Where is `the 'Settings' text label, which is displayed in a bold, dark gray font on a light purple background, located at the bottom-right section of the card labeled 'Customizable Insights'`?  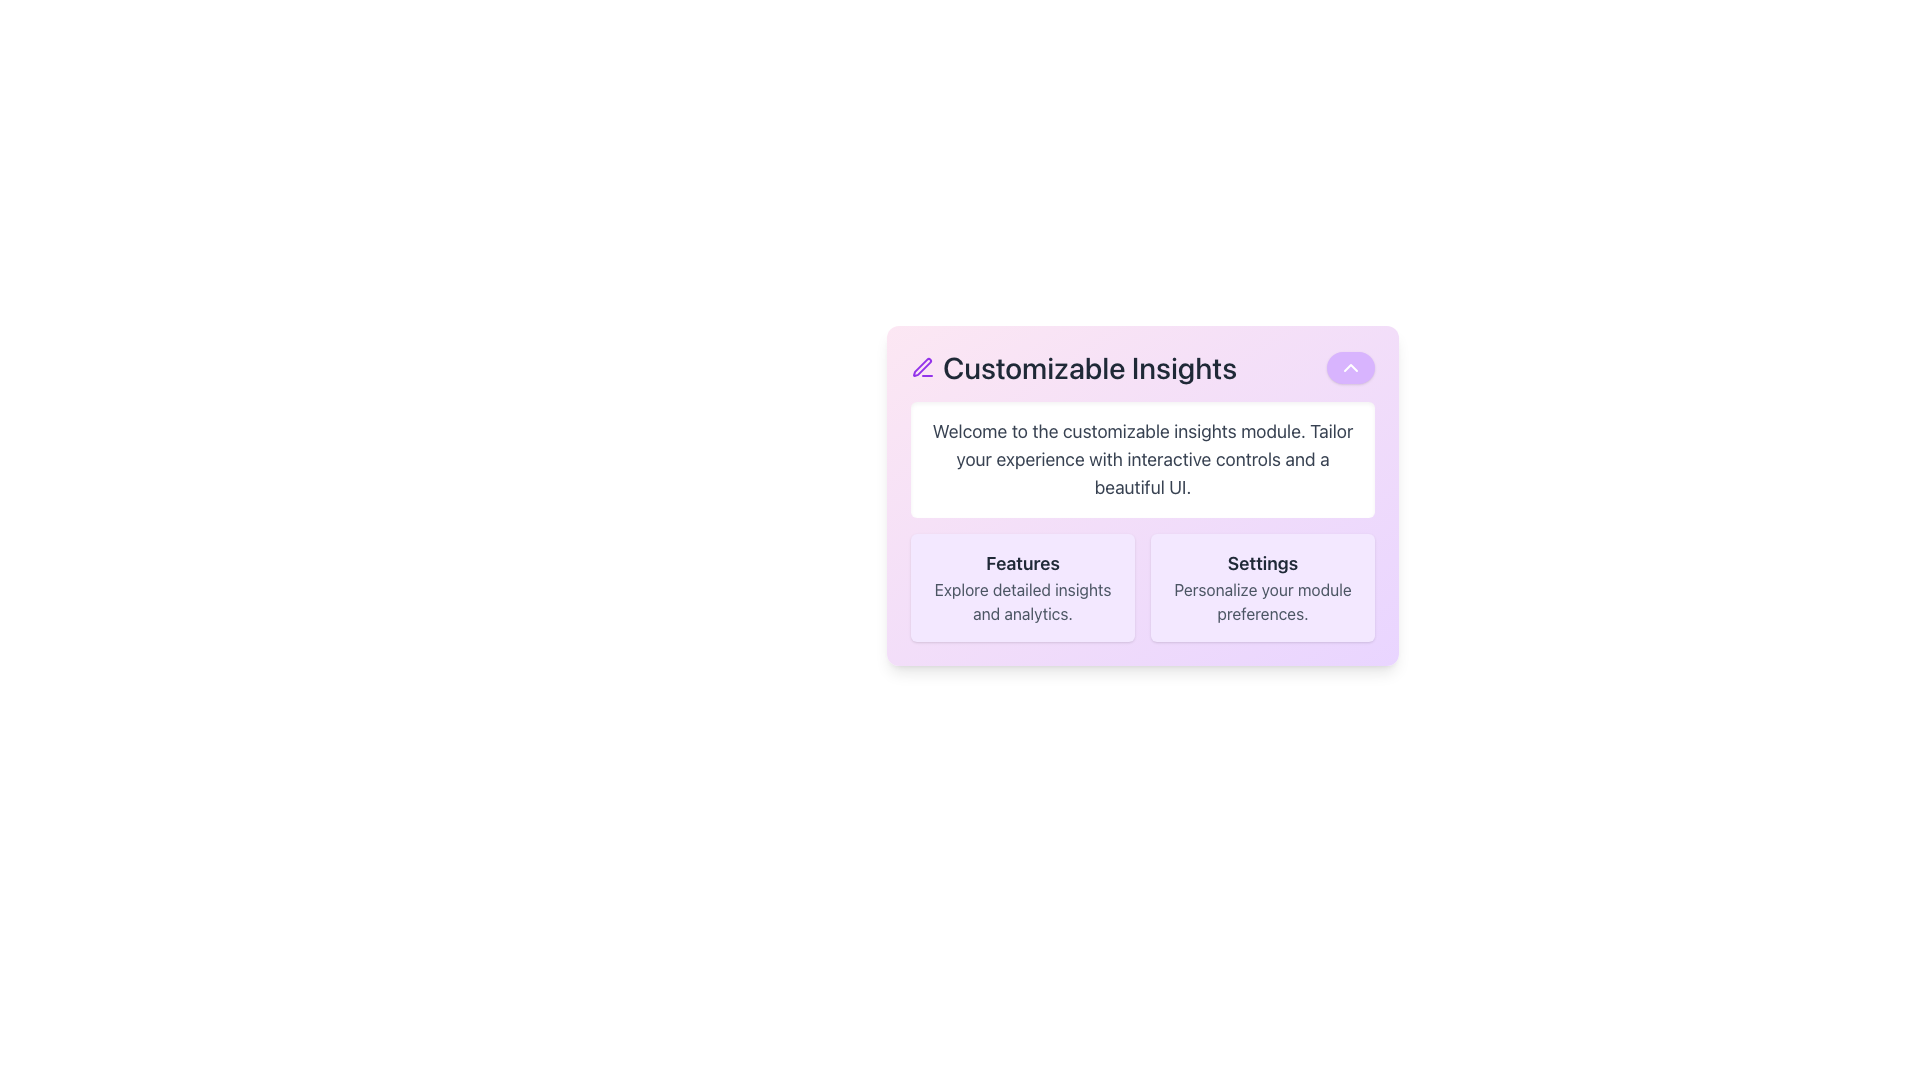 the 'Settings' text label, which is displayed in a bold, dark gray font on a light purple background, located at the bottom-right section of the card labeled 'Customizable Insights' is located at coordinates (1261, 563).